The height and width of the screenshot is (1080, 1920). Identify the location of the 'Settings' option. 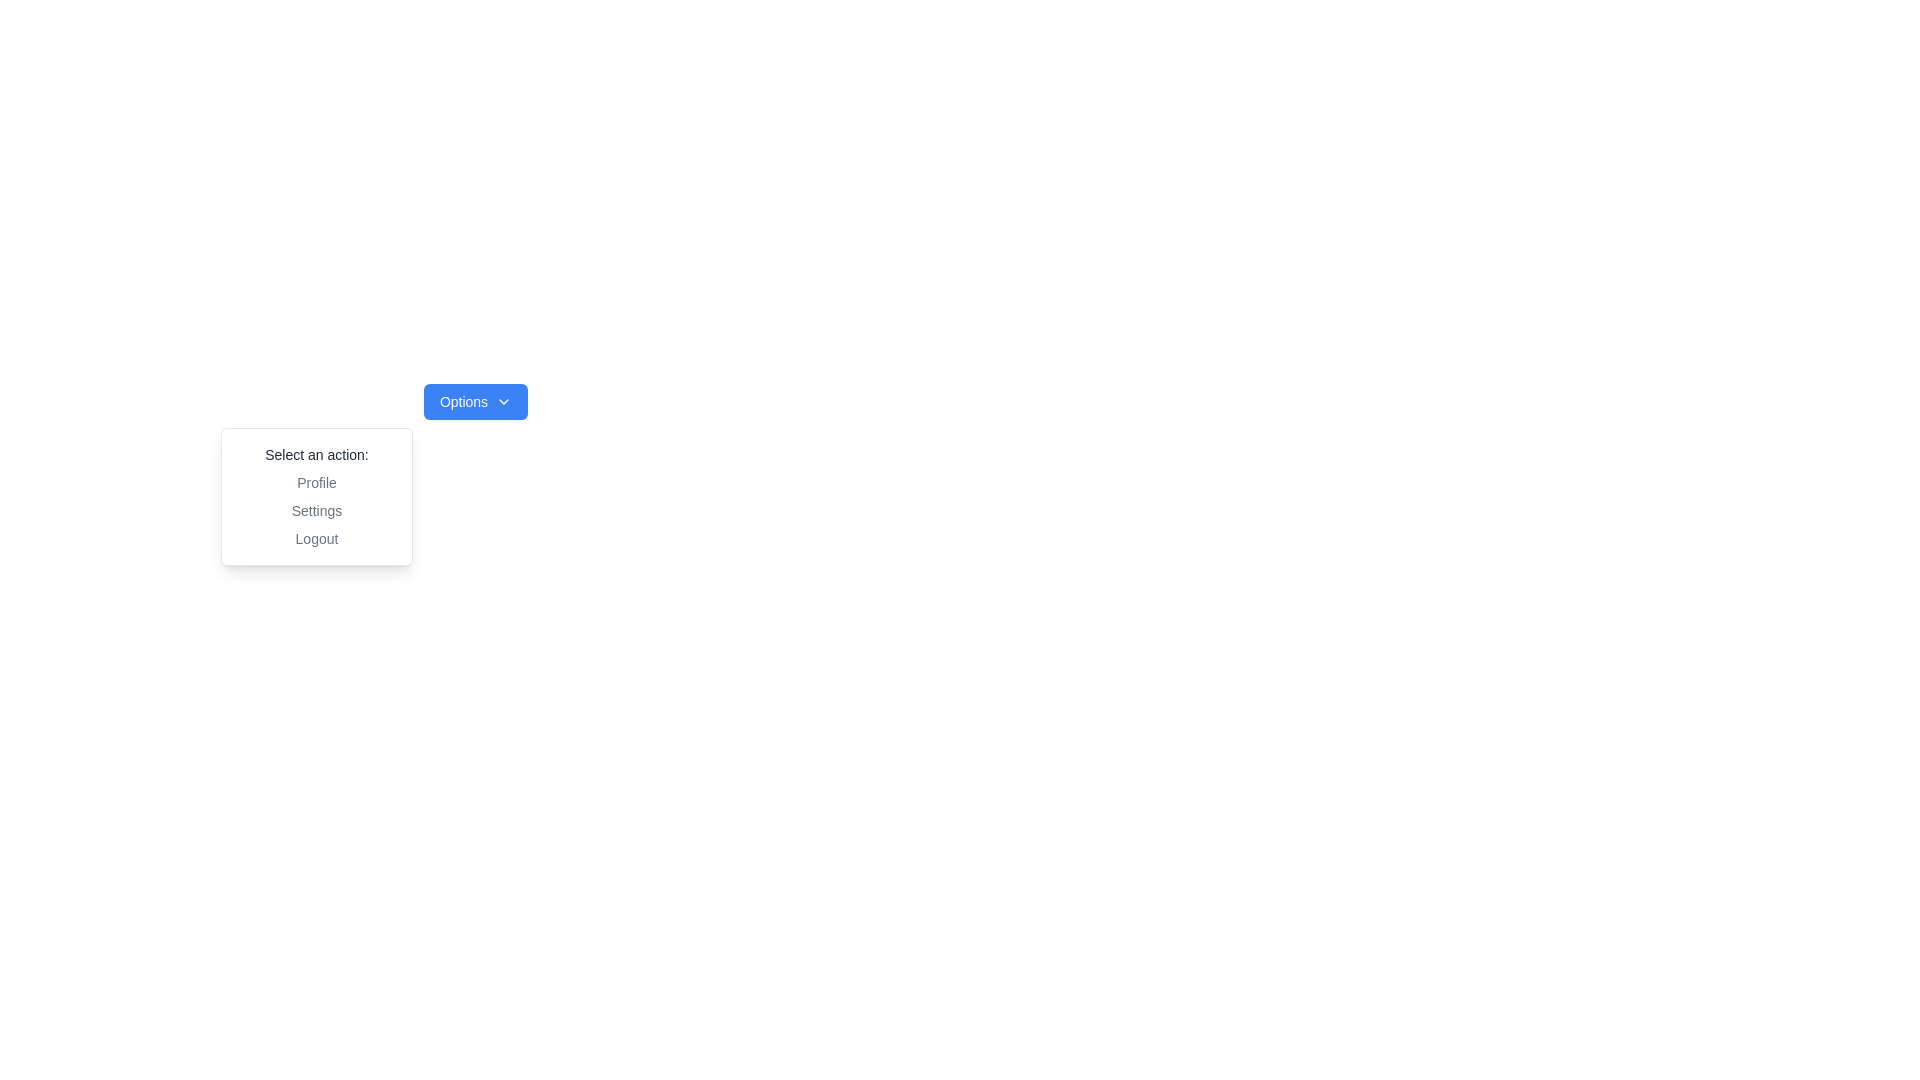
(315, 509).